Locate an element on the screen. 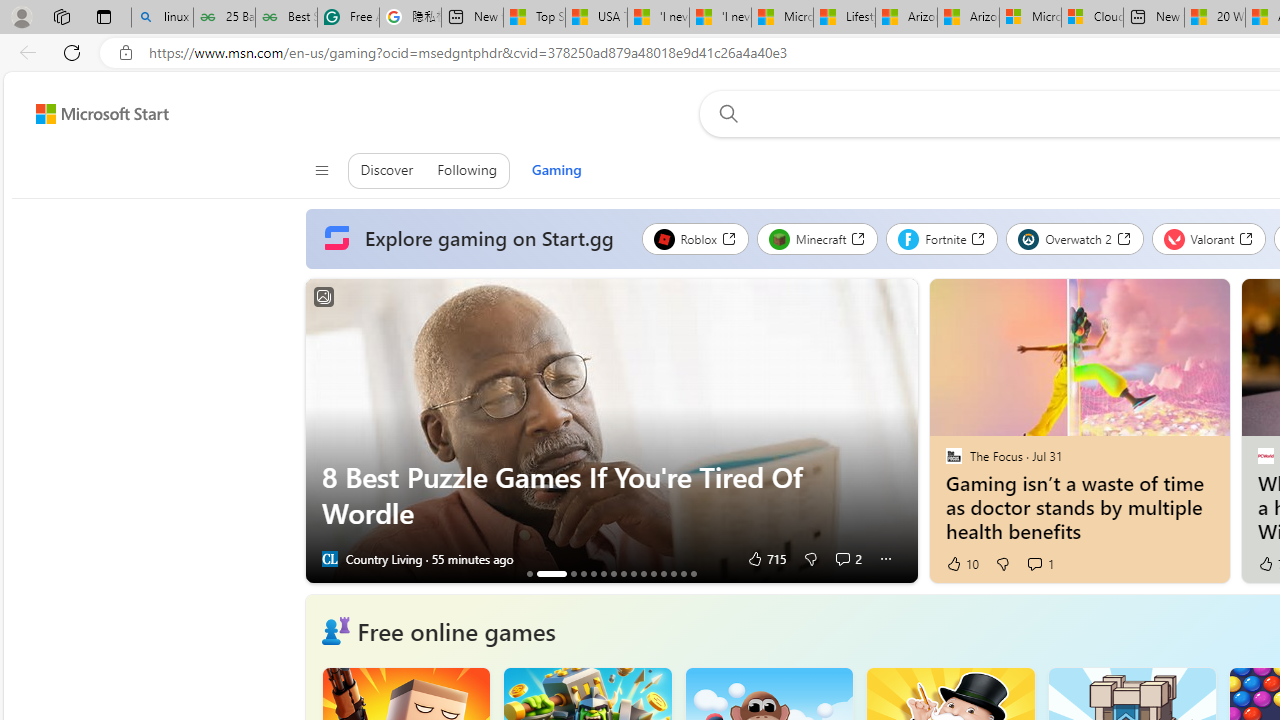  'Overwatch 2' is located at coordinates (1074, 238).